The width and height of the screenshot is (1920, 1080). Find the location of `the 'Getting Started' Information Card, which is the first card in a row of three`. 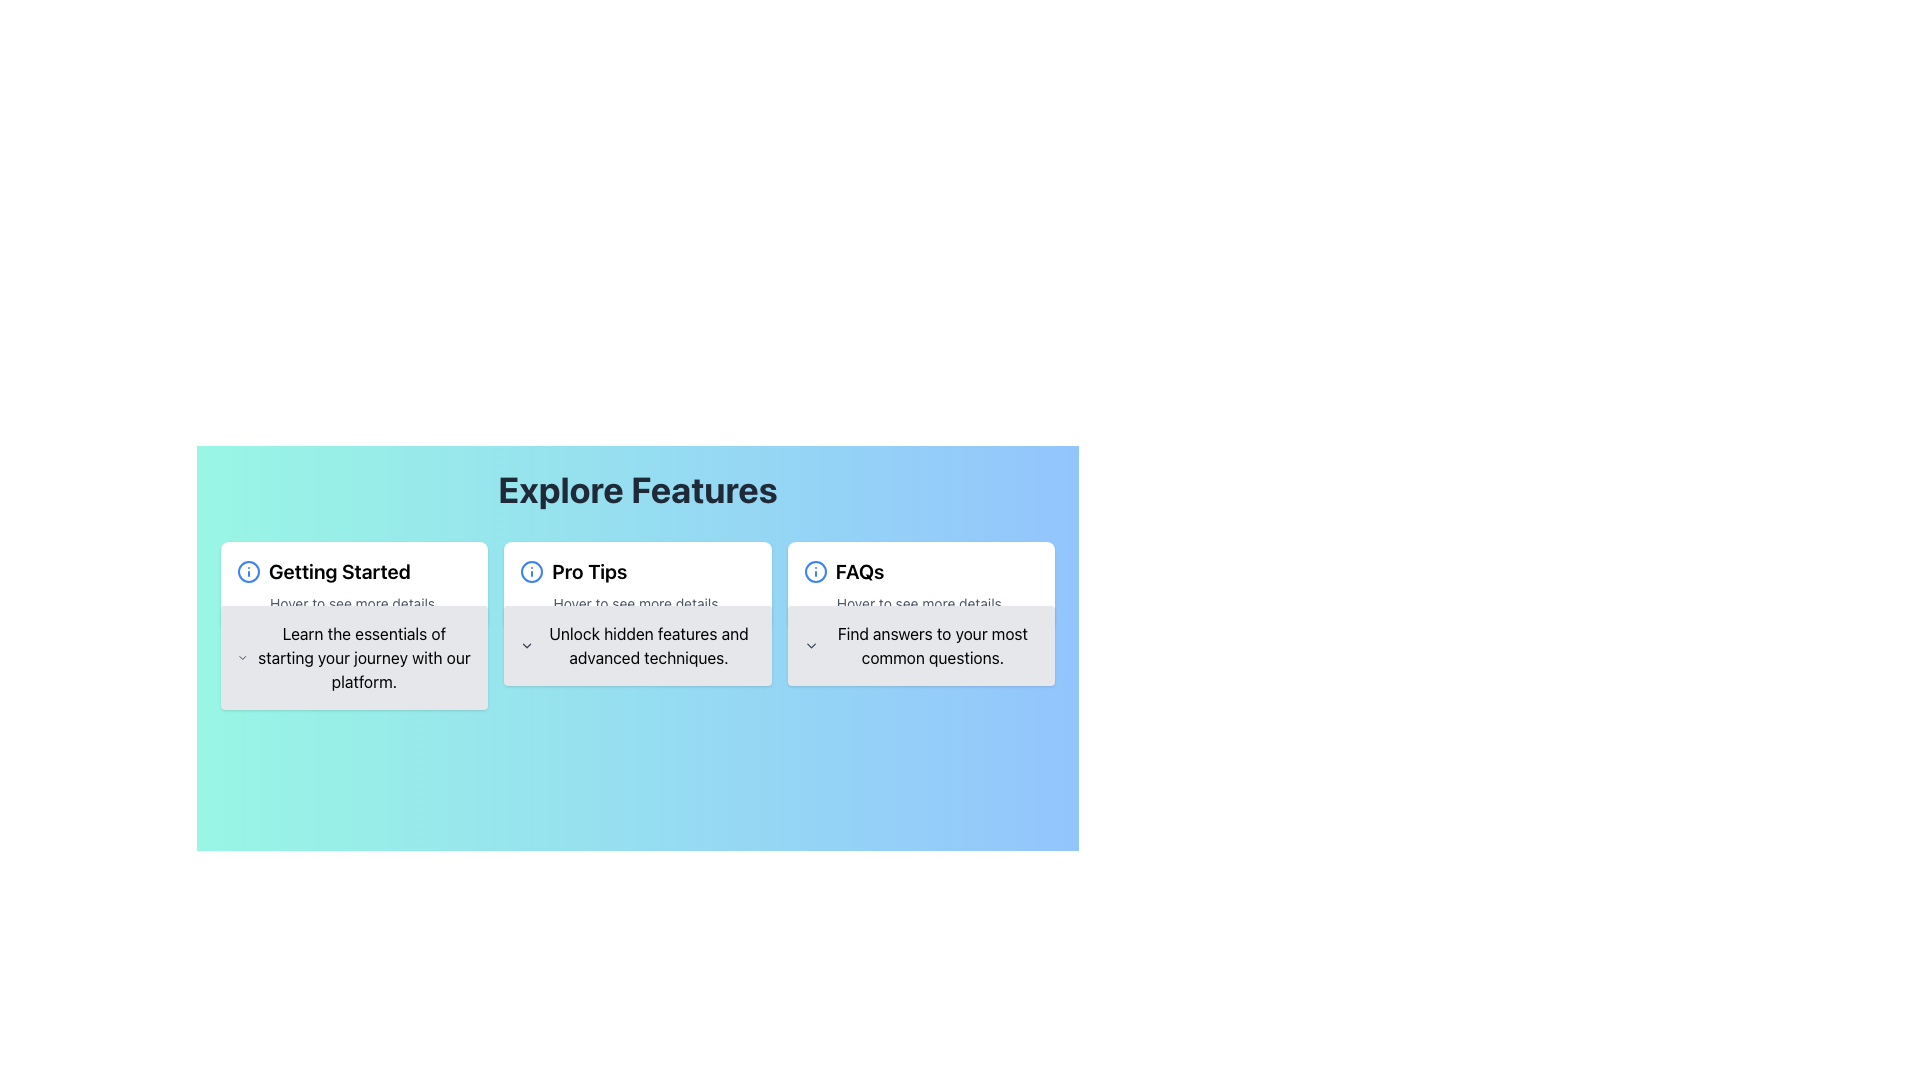

the 'Getting Started' Information Card, which is the first card in a row of three is located at coordinates (354, 585).